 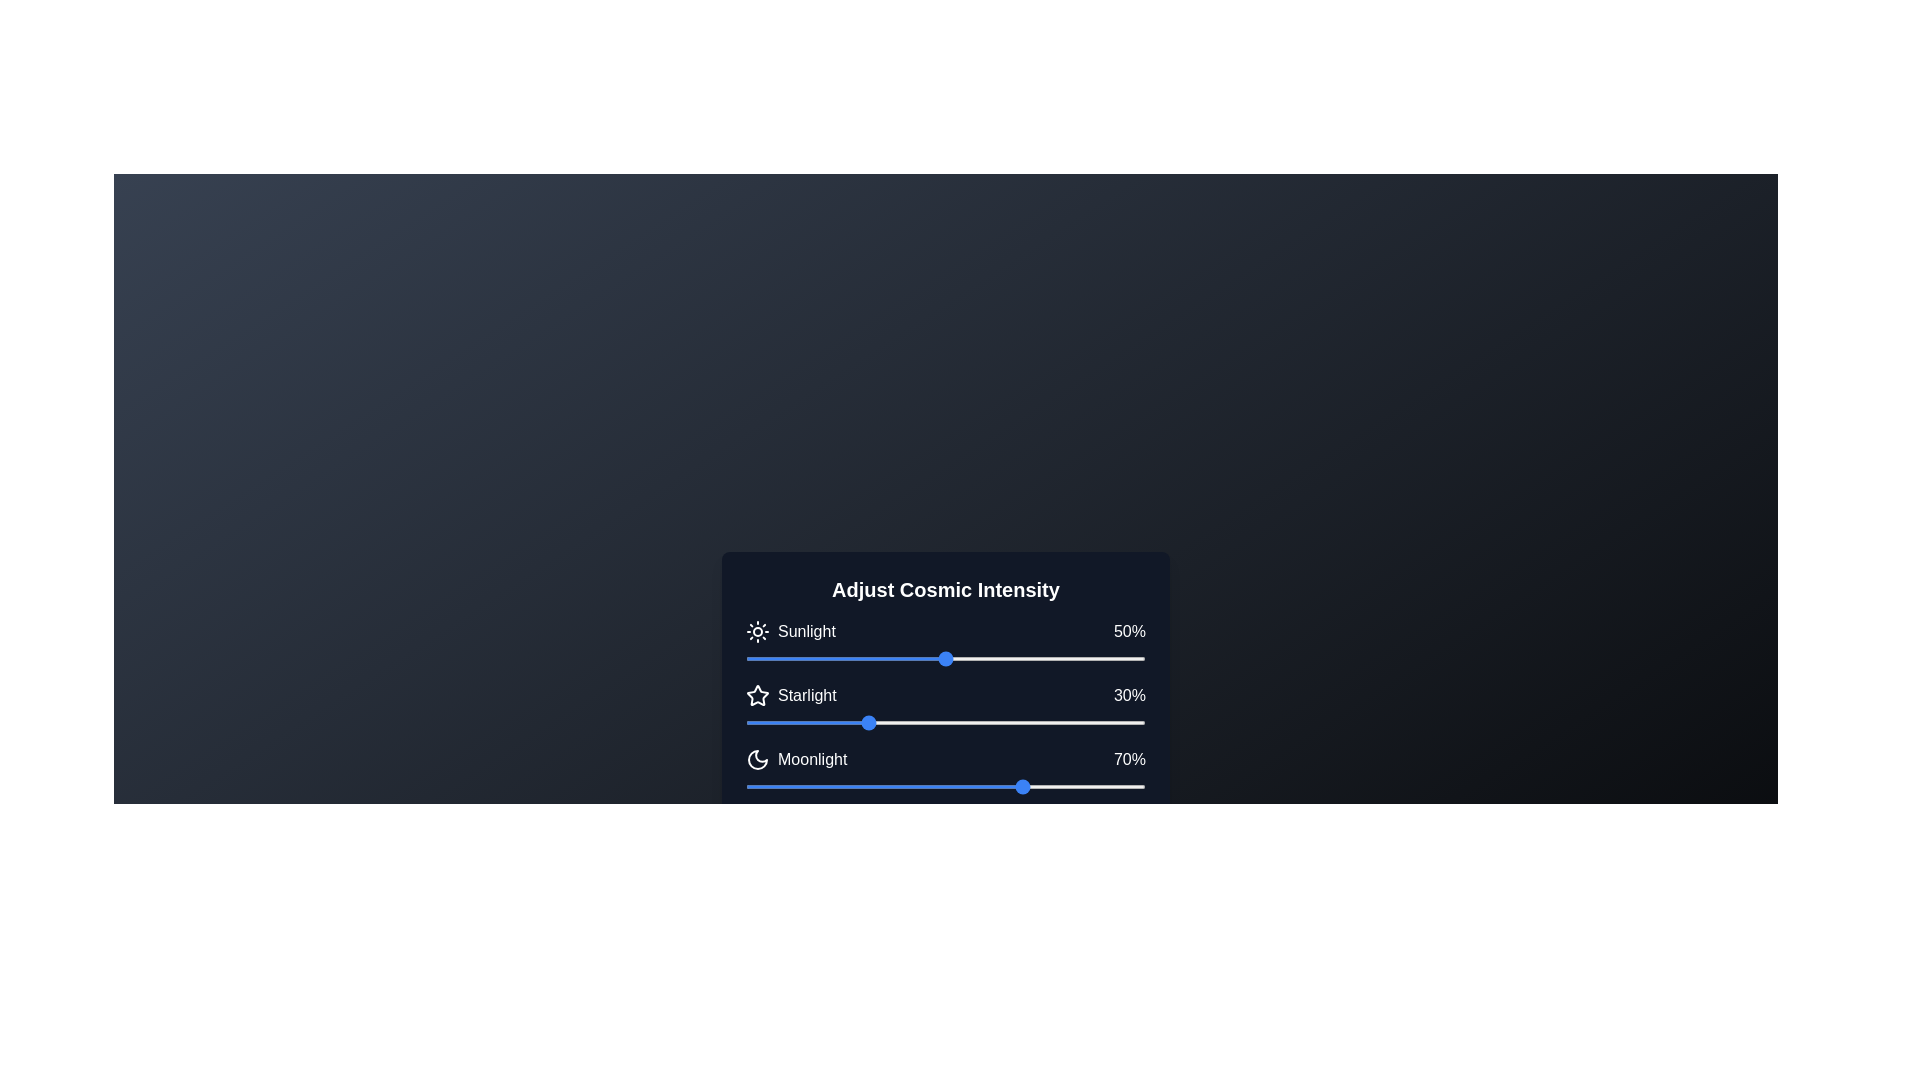 I want to click on the 'Sunlight' slider to 95% intensity, so click(x=1126, y=659).